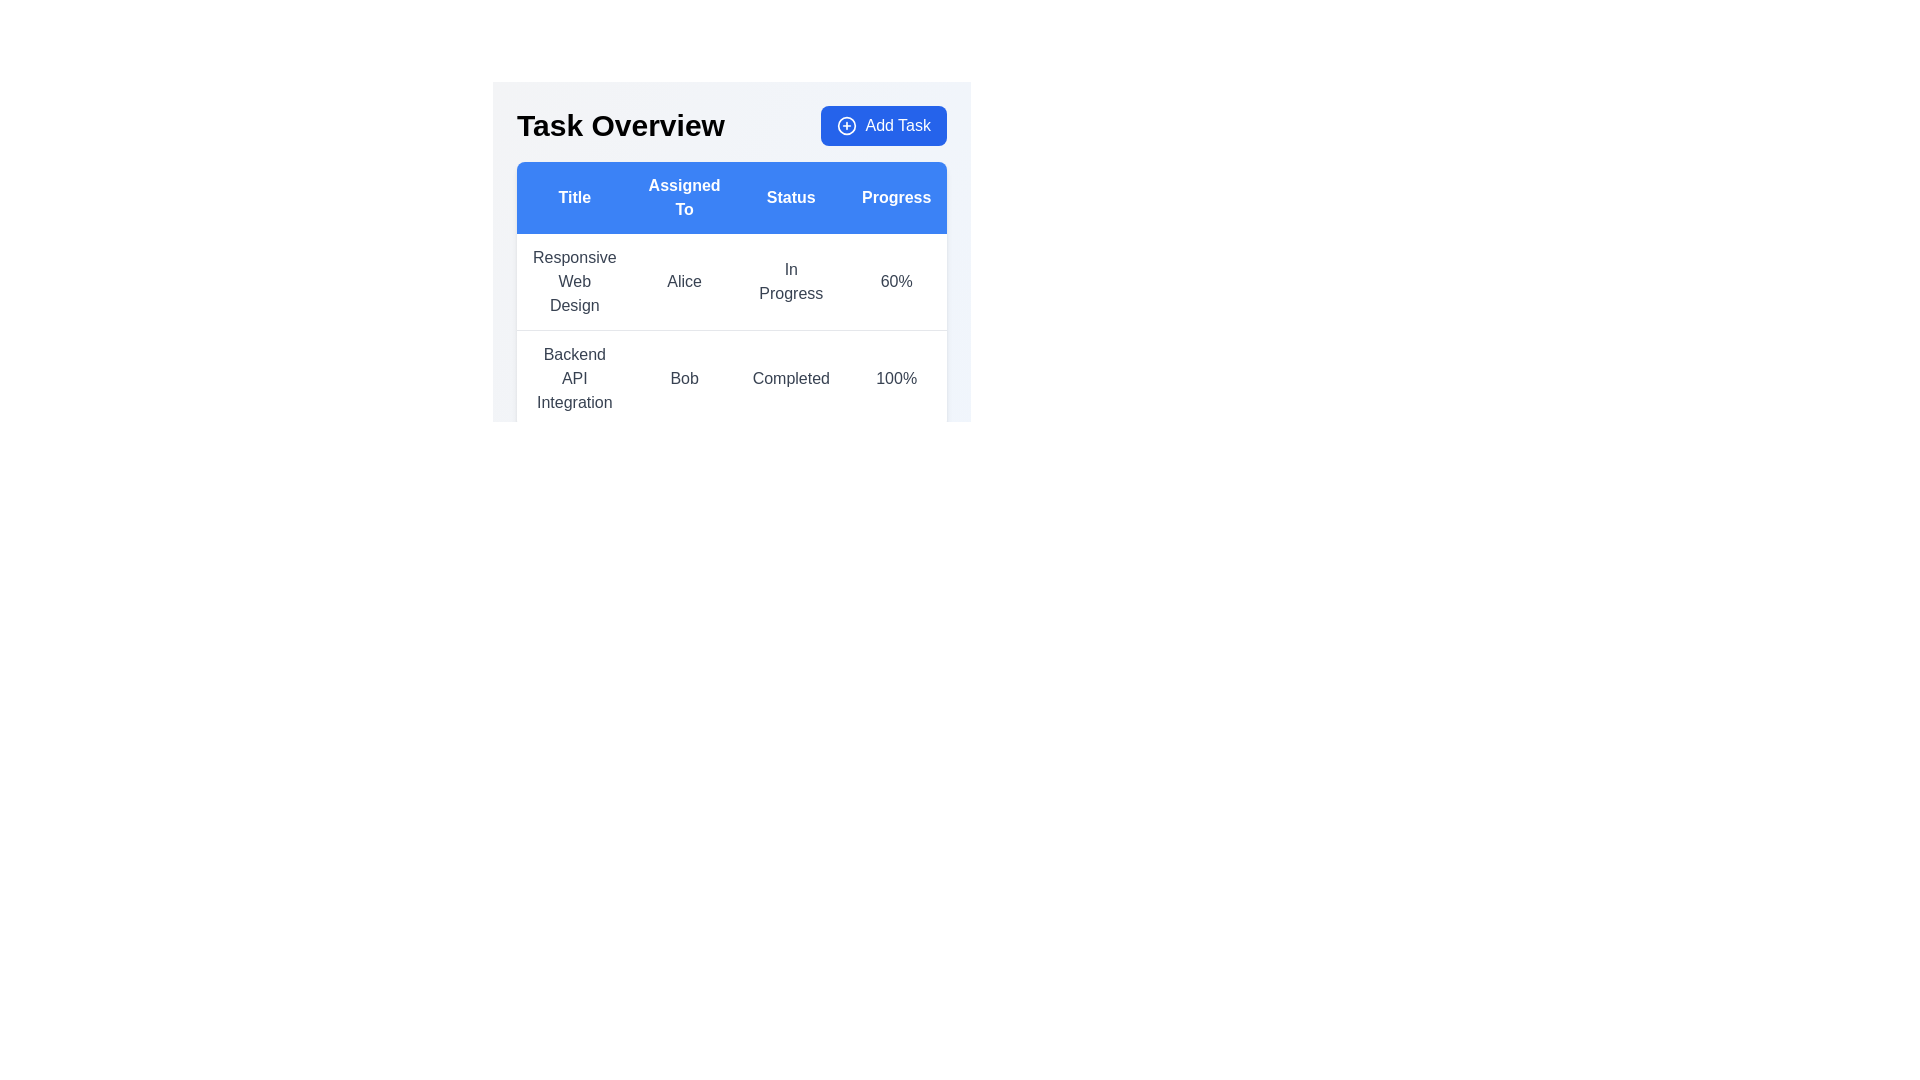 The height and width of the screenshot is (1080, 1920). I want to click on the text display element showing 'In Progress' in the 'Status' column of the table located below the blue header, so click(791, 294).